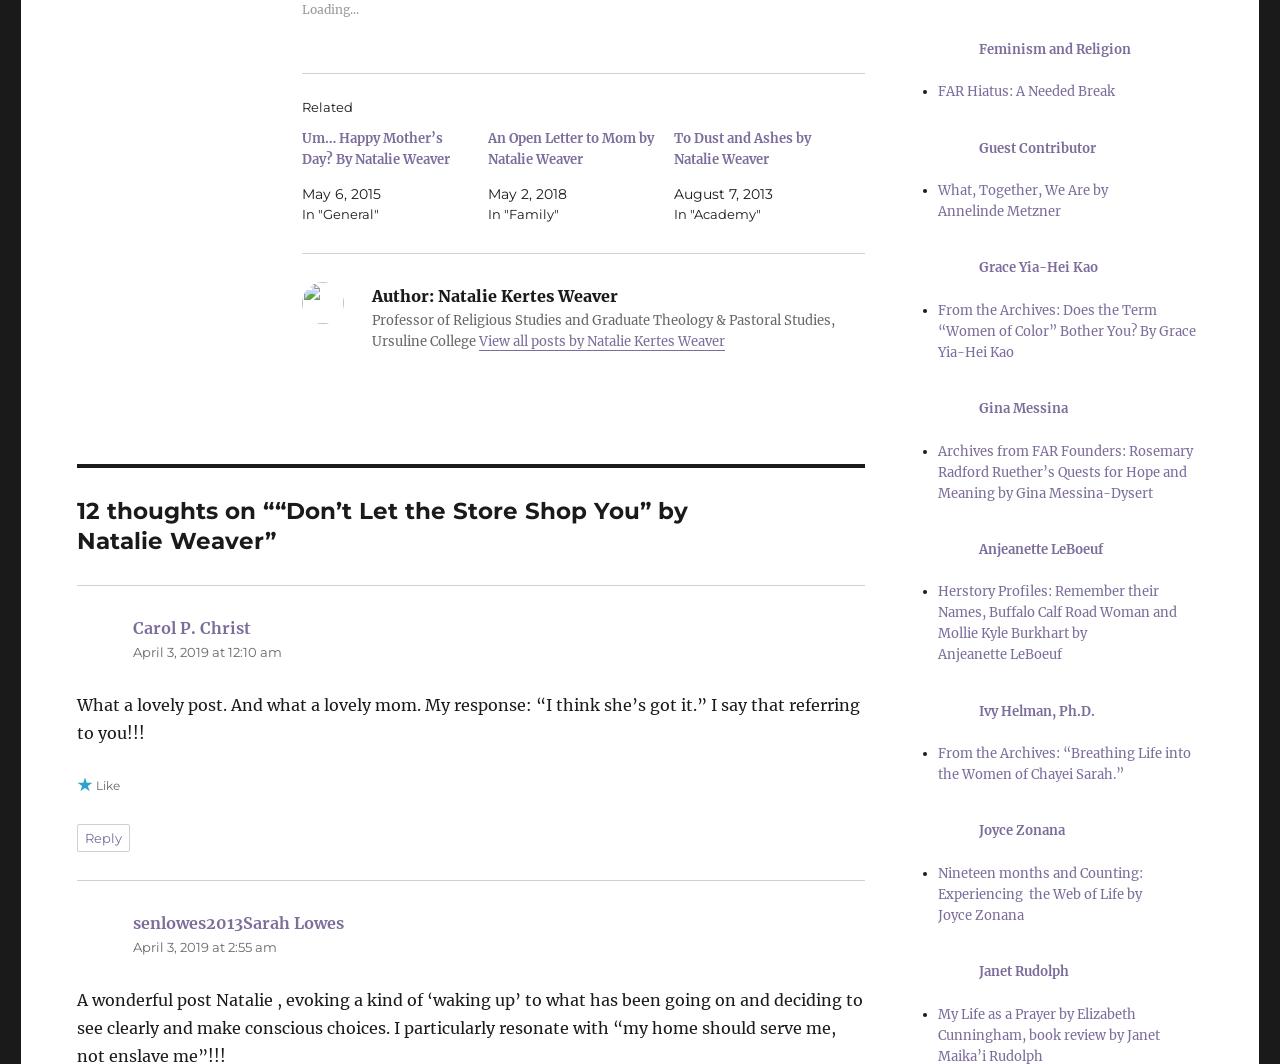 The width and height of the screenshot is (1280, 1064). What do you see at coordinates (340, 213) in the screenshot?
I see `'In "General"'` at bounding box center [340, 213].